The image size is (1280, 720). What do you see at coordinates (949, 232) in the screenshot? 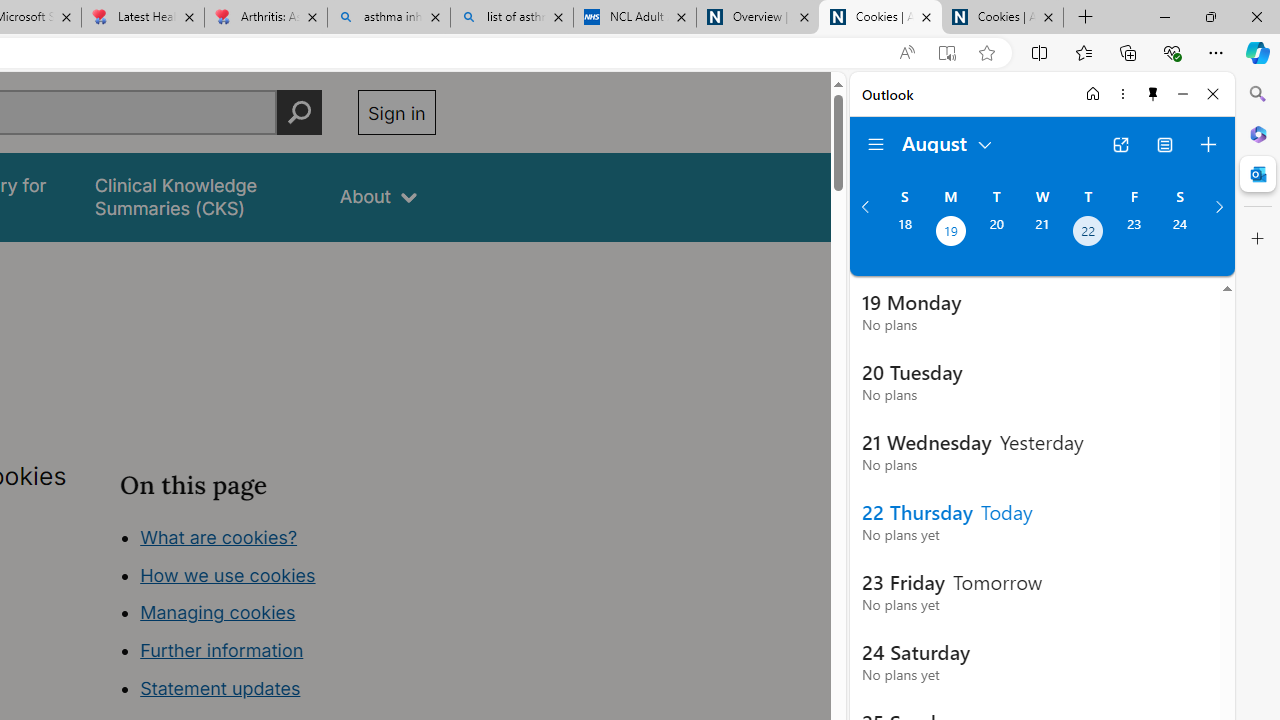
I see `'Monday, August 19, 2024. Date selected. '` at bounding box center [949, 232].